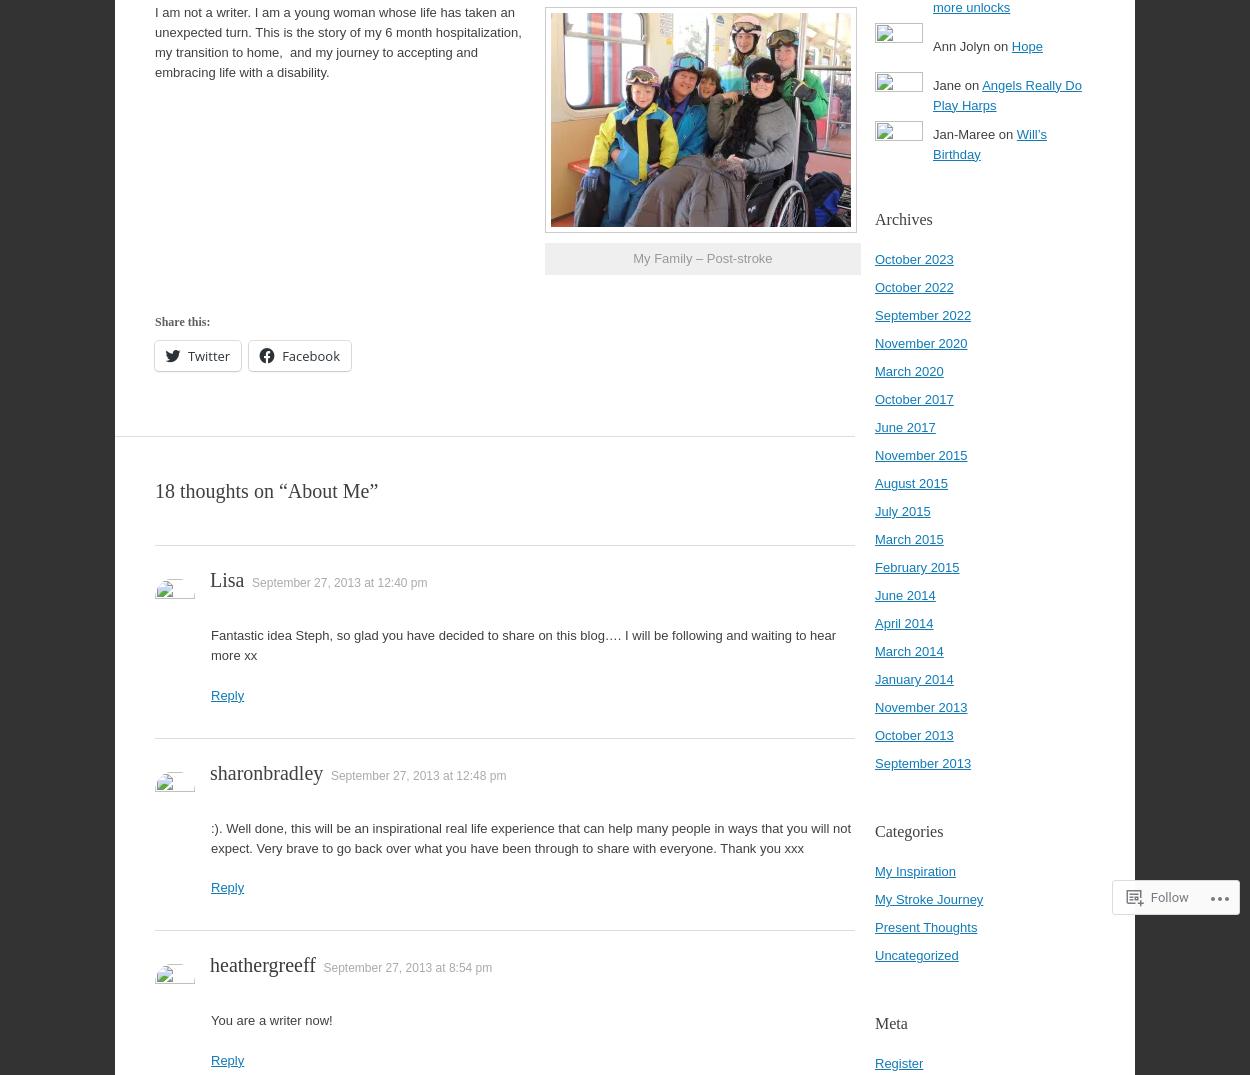  What do you see at coordinates (921, 706) in the screenshot?
I see `'November 2013'` at bounding box center [921, 706].